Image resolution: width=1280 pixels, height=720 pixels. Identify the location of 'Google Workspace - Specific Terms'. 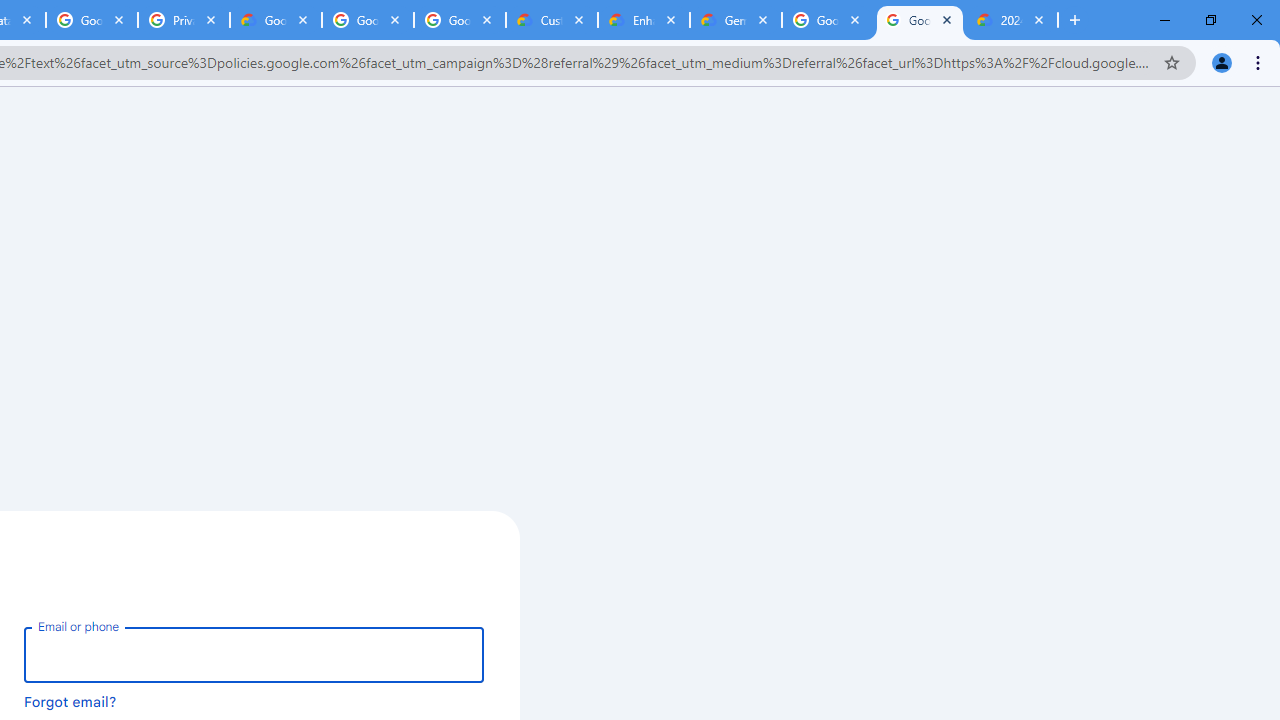
(368, 20).